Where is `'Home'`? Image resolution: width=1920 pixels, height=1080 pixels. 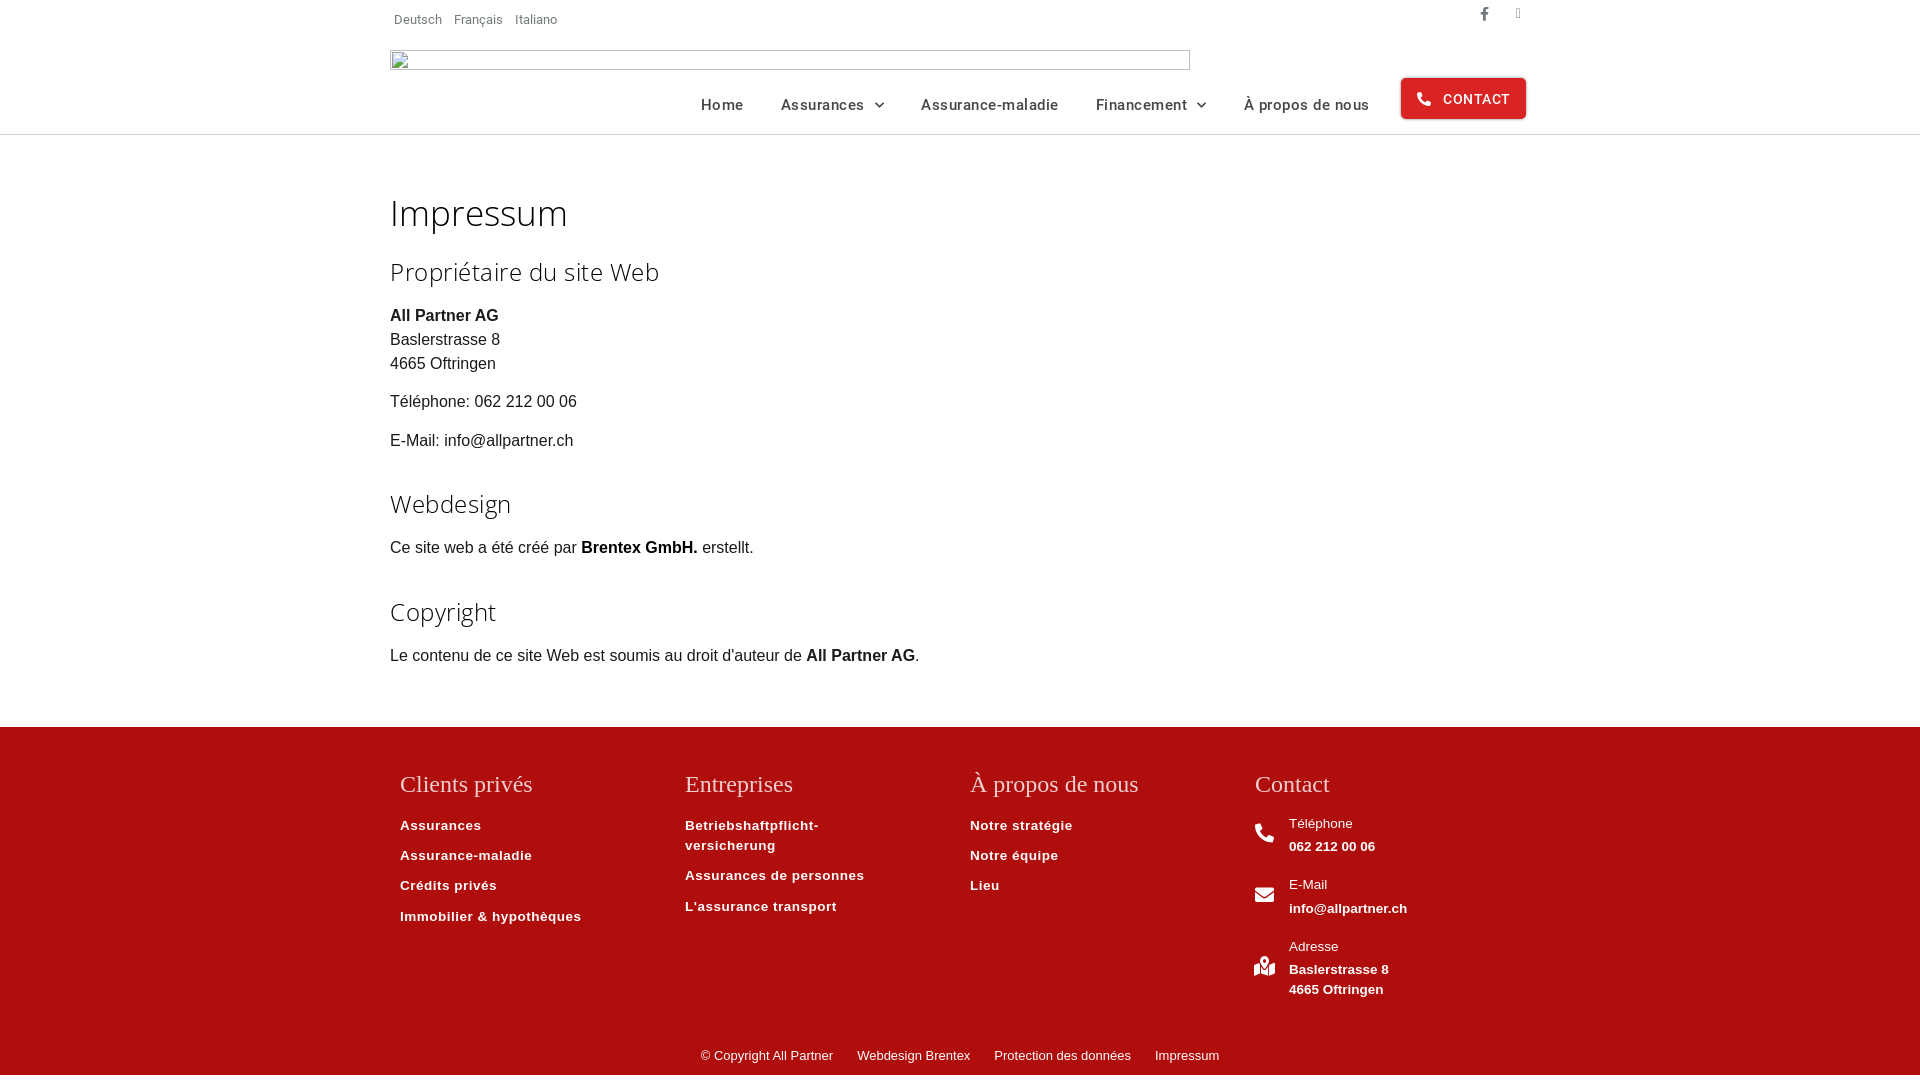 'Home' is located at coordinates (721, 104).